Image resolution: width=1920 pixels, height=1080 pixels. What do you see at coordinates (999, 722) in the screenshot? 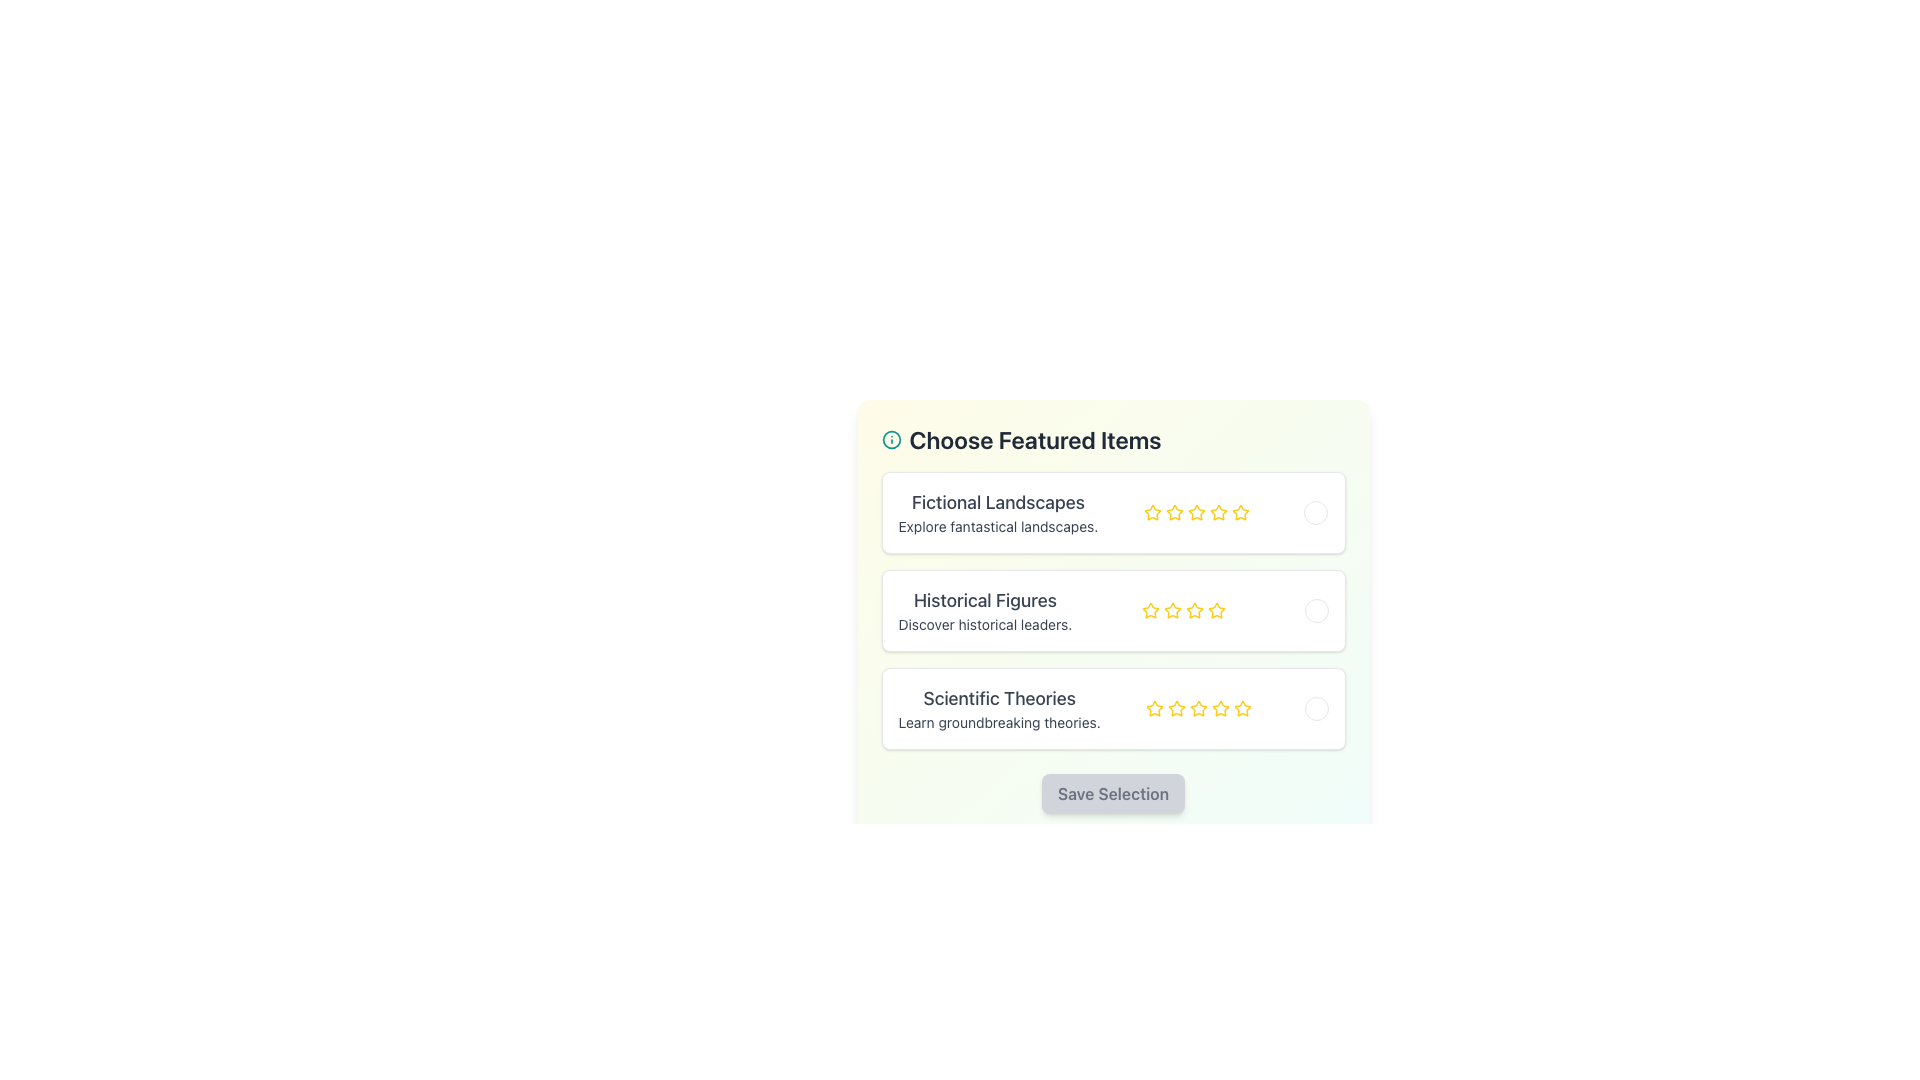
I see `the descriptive text element located in the third row under the title 'Scientific Theories' in the selectable card layout` at bounding box center [999, 722].